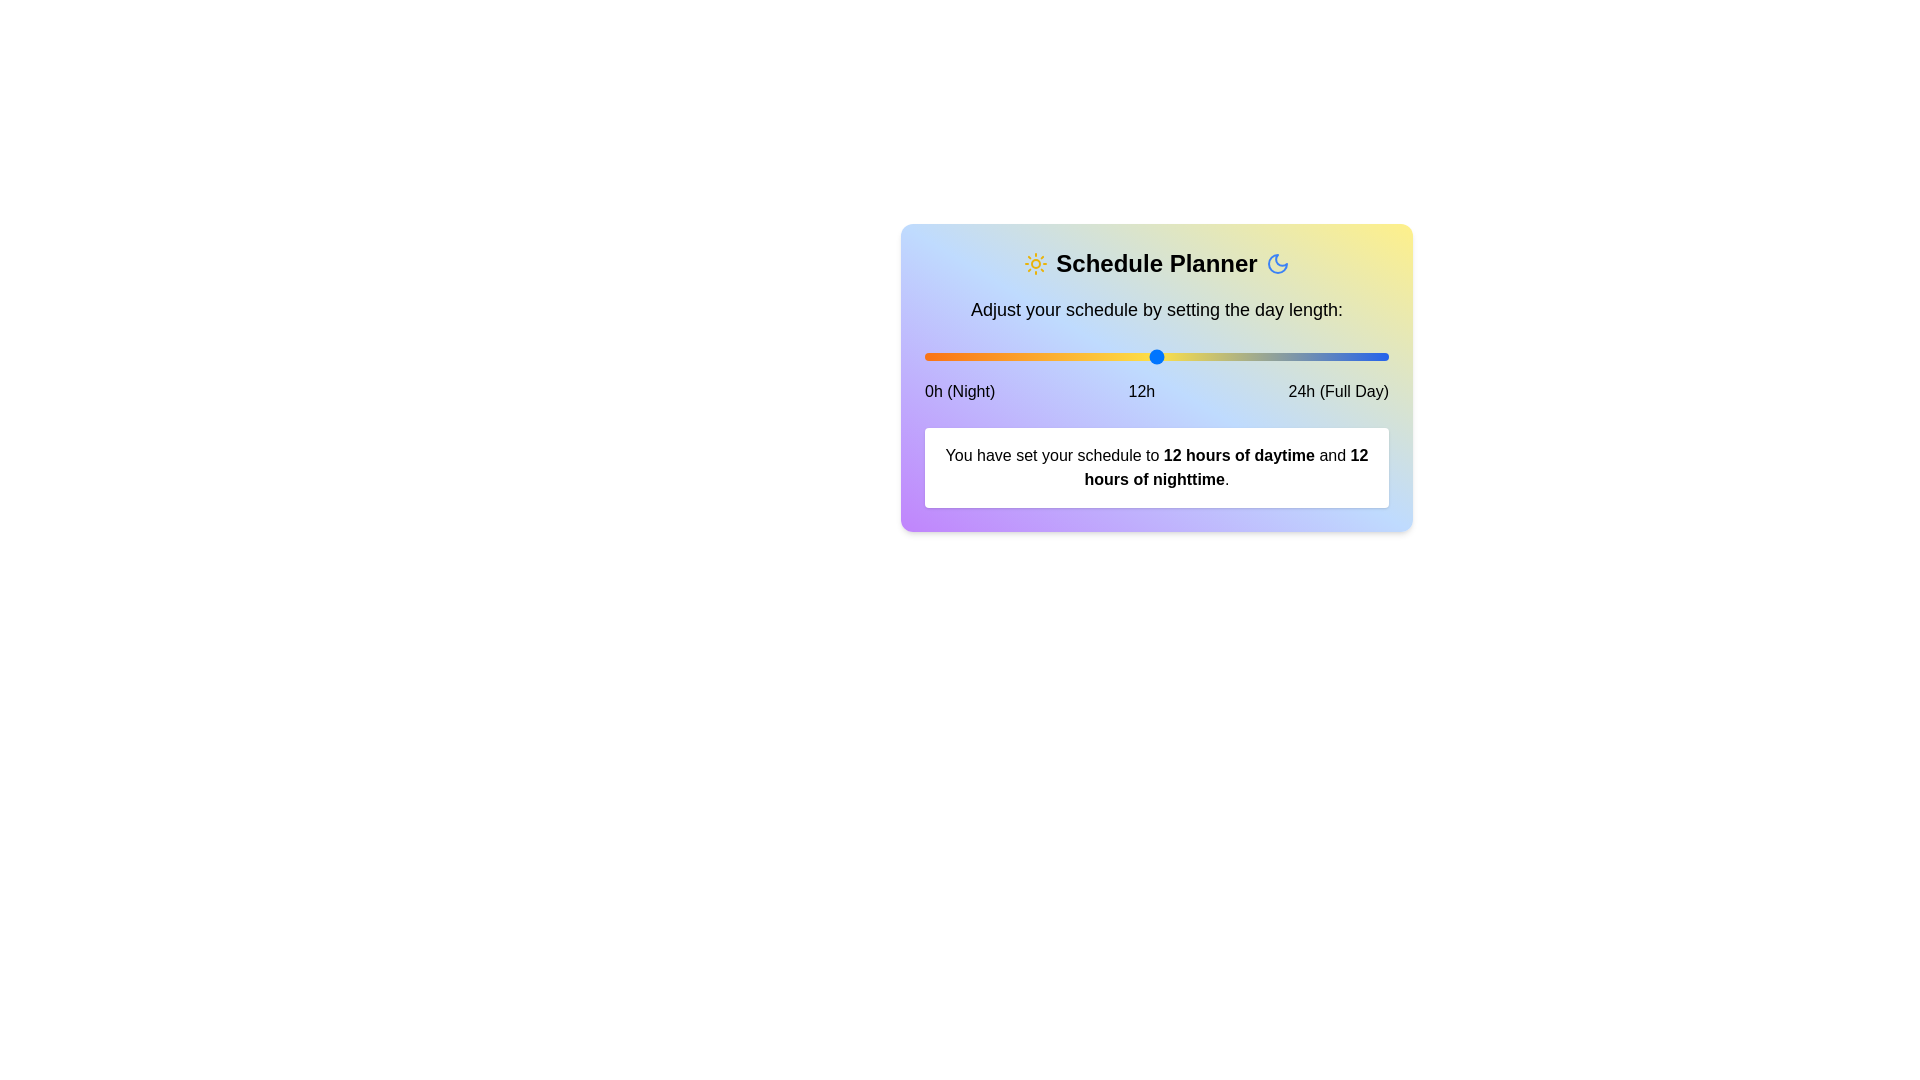  Describe the element at coordinates (1252, 356) in the screenshot. I see `the slider to set daytime hours to 17` at that location.